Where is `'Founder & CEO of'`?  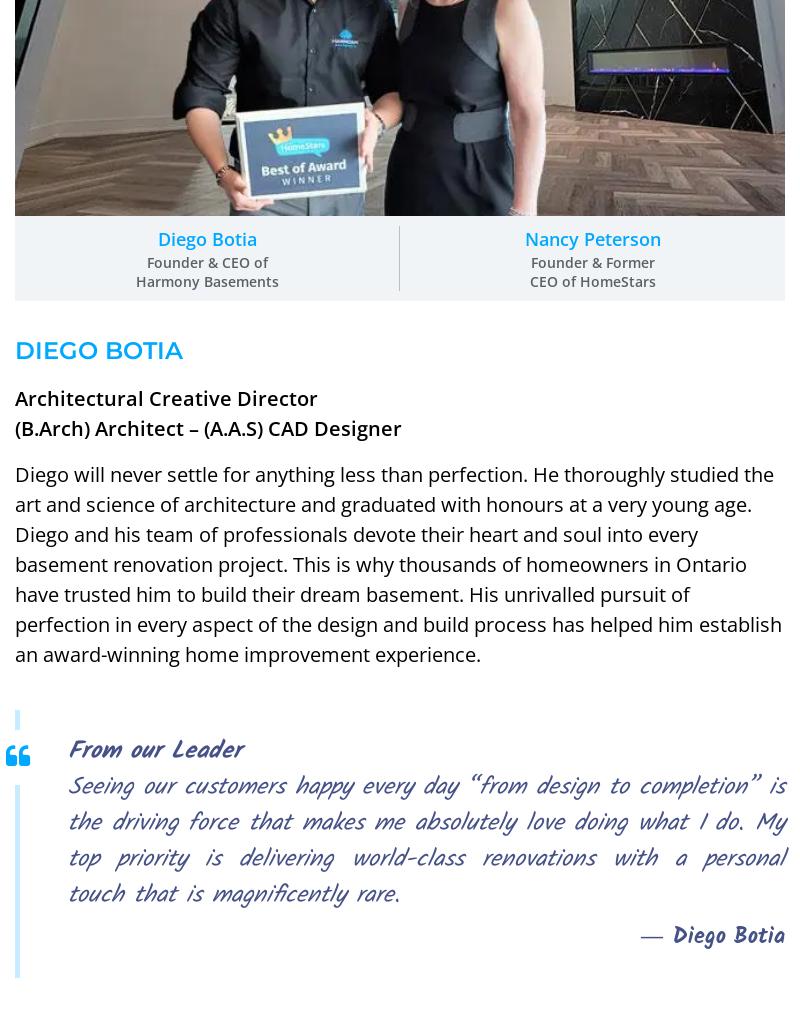
'Founder & CEO of' is located at coordinates (206, 260).